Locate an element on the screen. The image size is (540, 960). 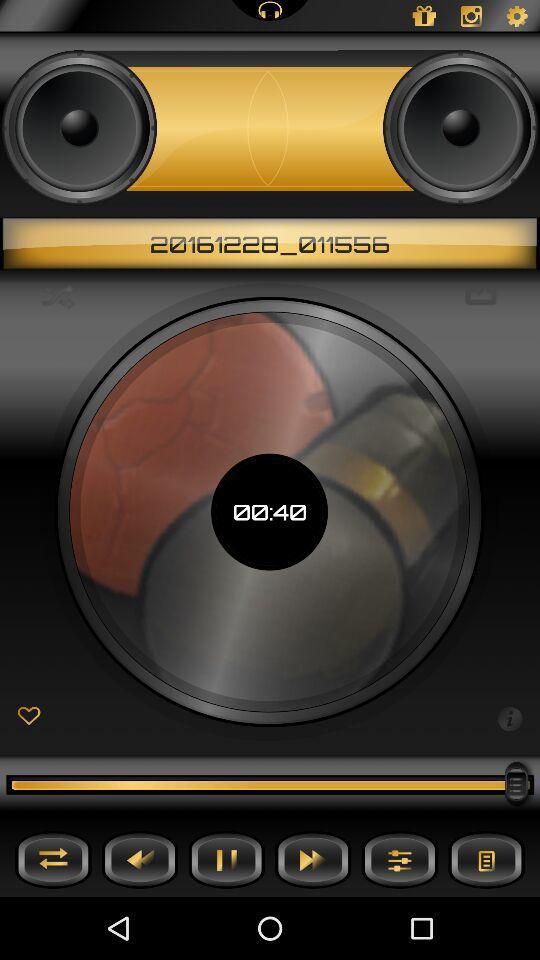
pause is located at coordinates (225, 858).